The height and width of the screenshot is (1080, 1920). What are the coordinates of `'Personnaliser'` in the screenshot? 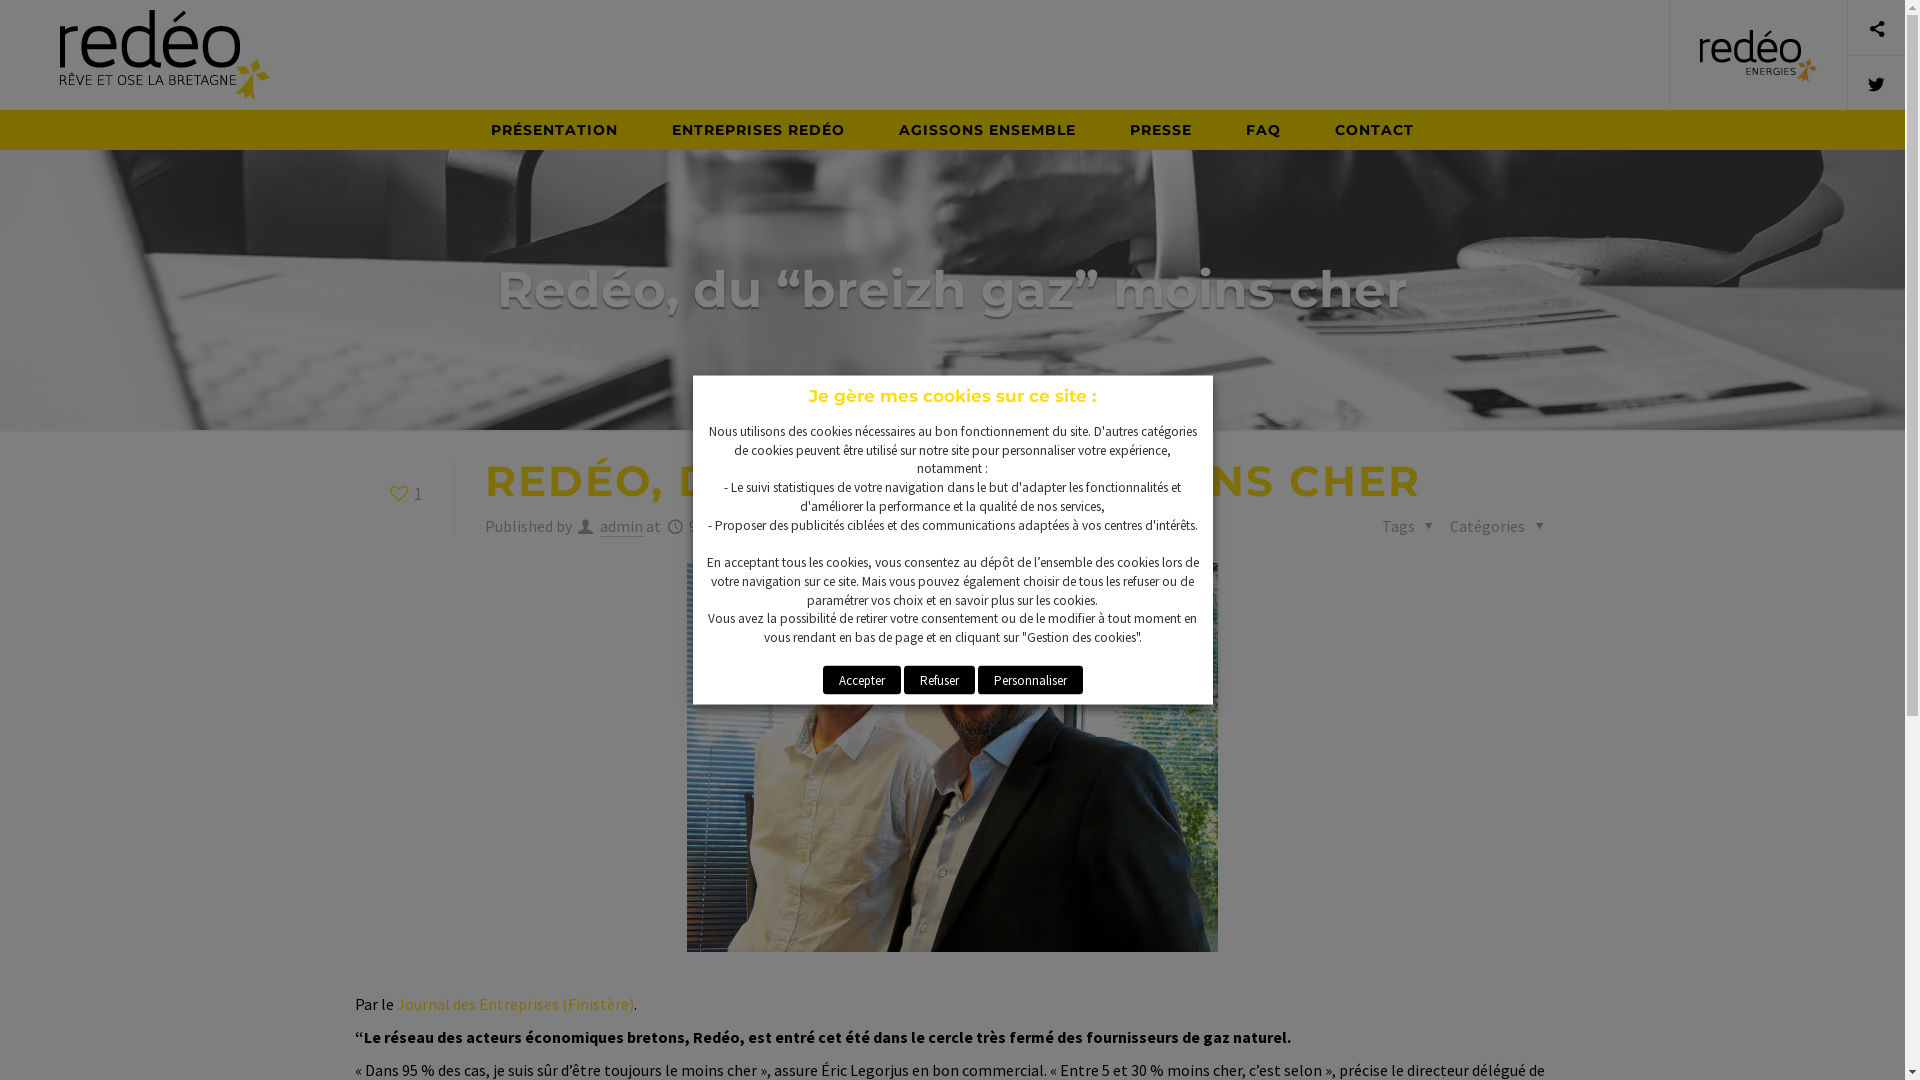 It's located at (1030, 678).